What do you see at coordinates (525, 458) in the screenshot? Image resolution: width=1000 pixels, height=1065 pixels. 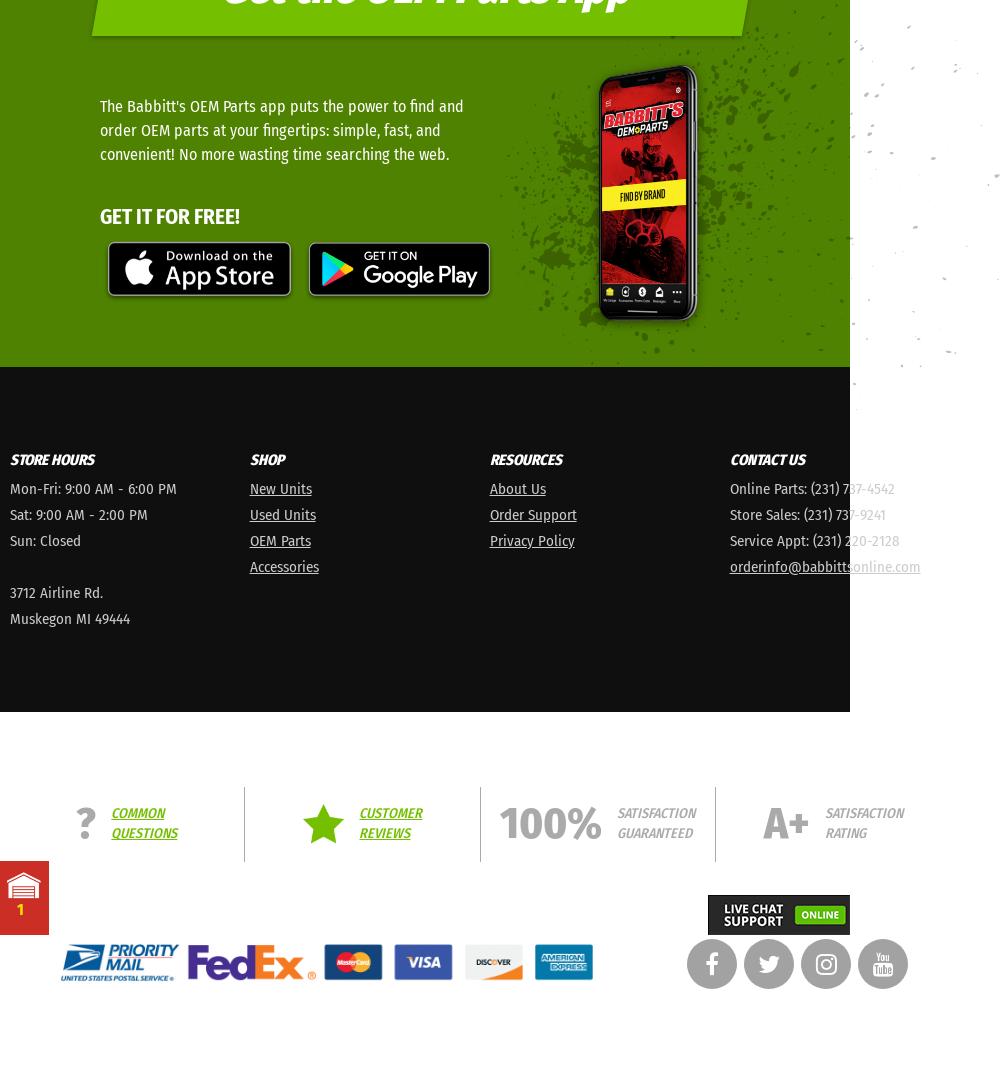 I see `'Resources'` at bounding box center [525, 458].